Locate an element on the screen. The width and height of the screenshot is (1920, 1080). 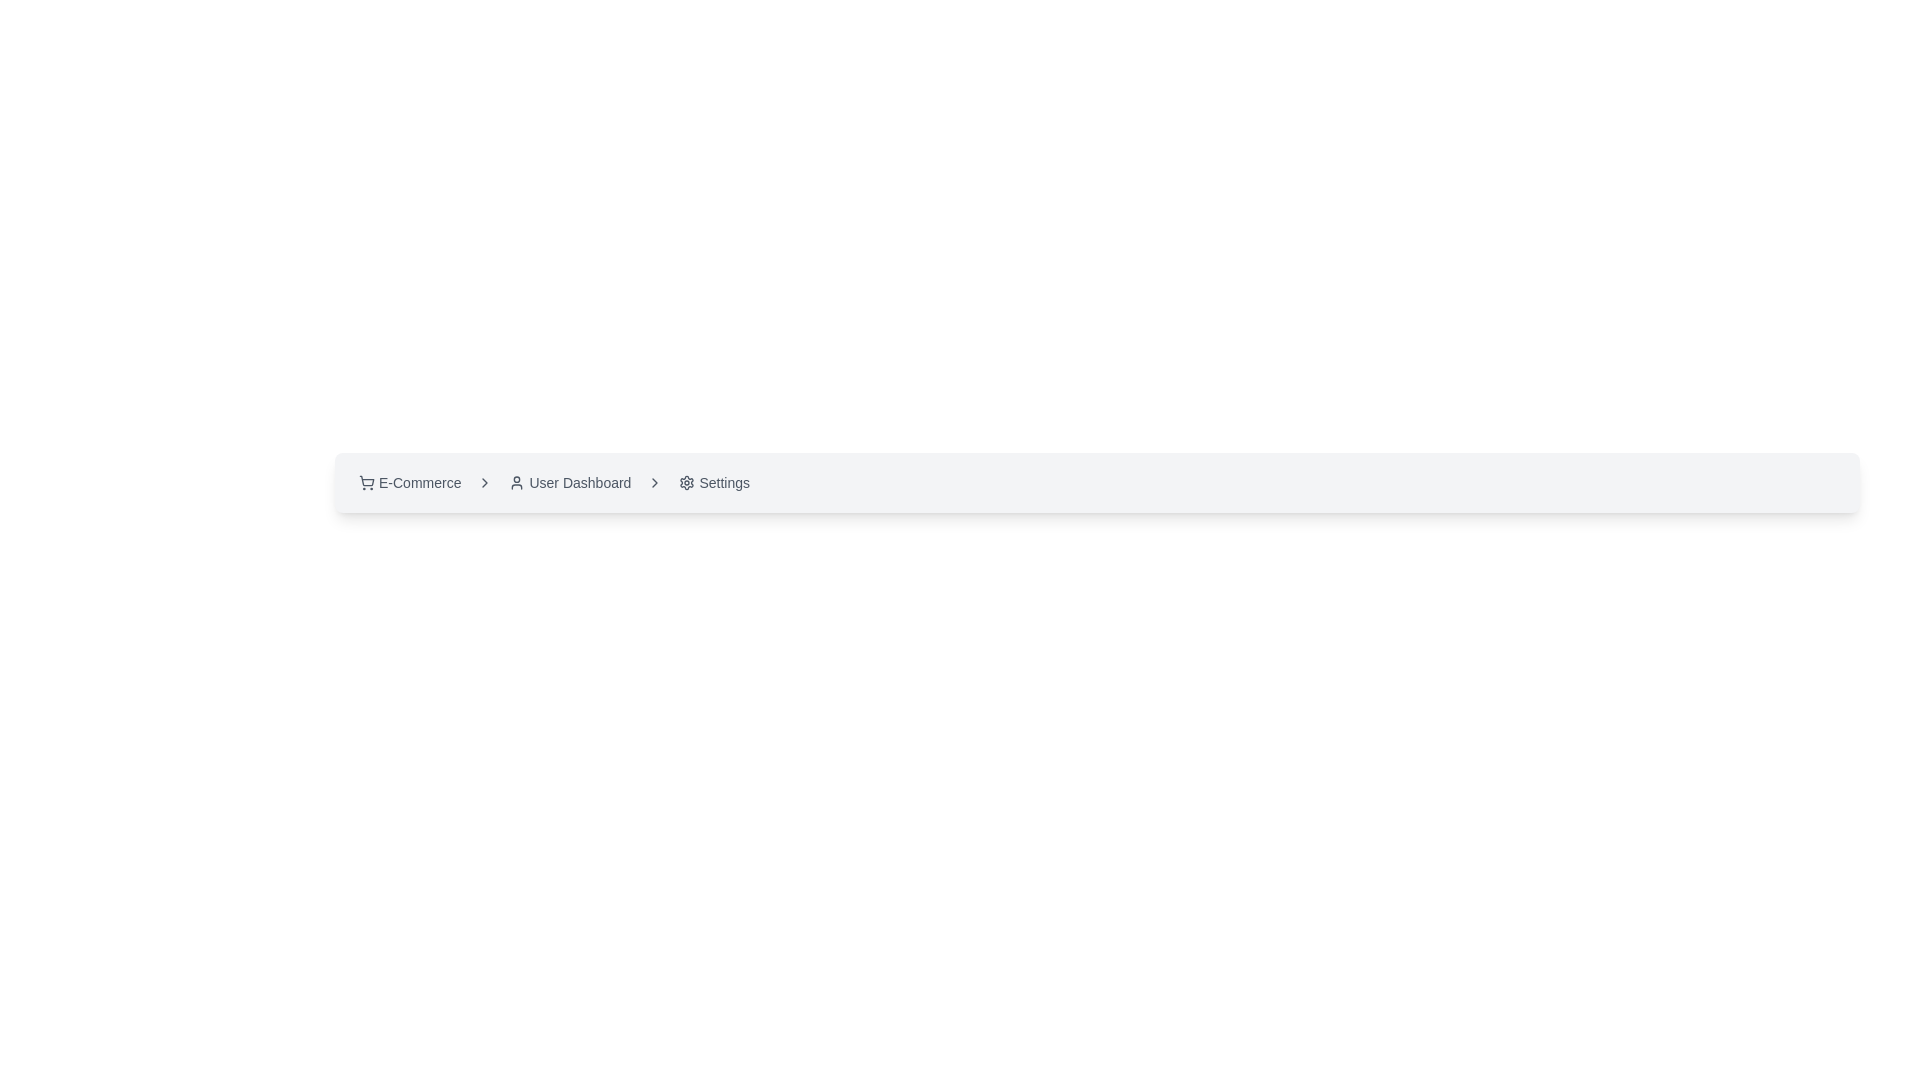
the shopping cart icon located at the beginning of the 'E-Commerce' breadcrumb link, which features an outline appearance and is positioned next to the text 'E-Commerce' is located at coordinates (366, 482).